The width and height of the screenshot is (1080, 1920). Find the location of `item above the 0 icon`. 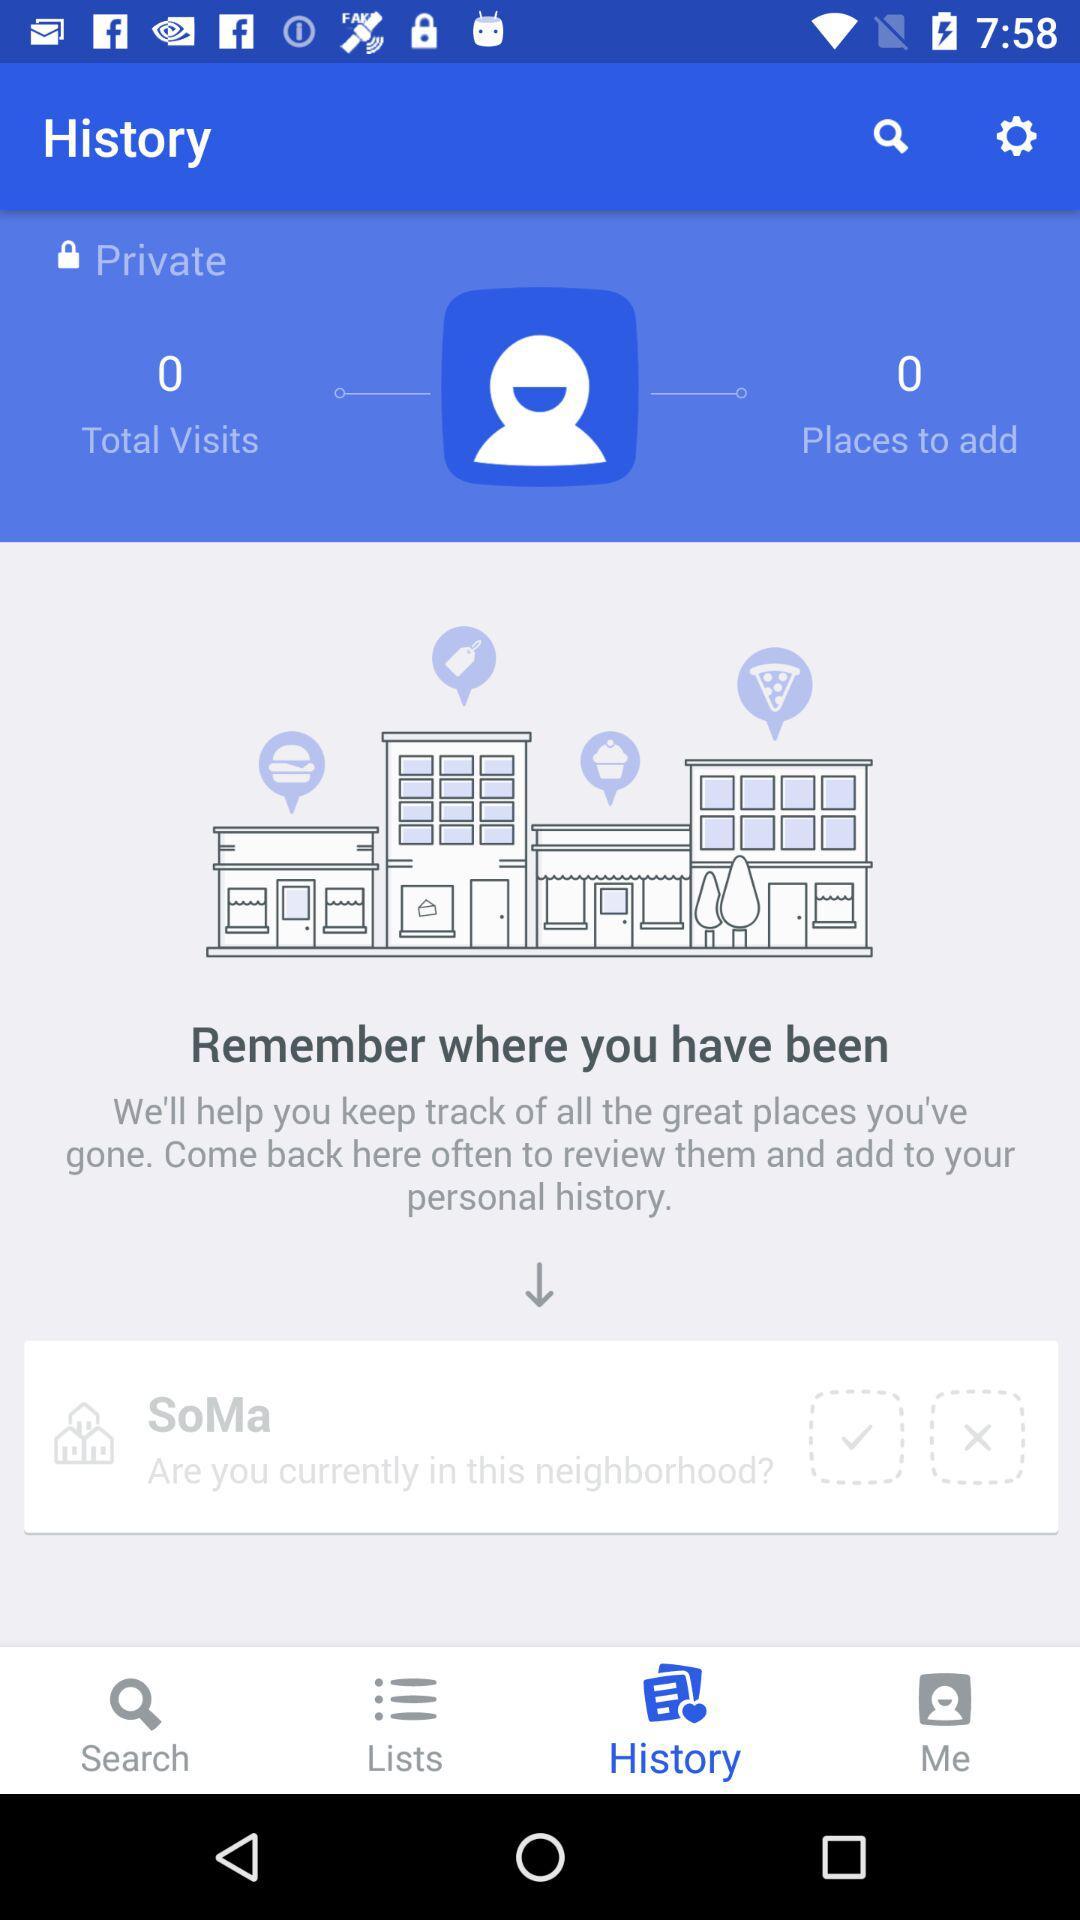

item above the 0 icon is located at coordinates (1017, 135).